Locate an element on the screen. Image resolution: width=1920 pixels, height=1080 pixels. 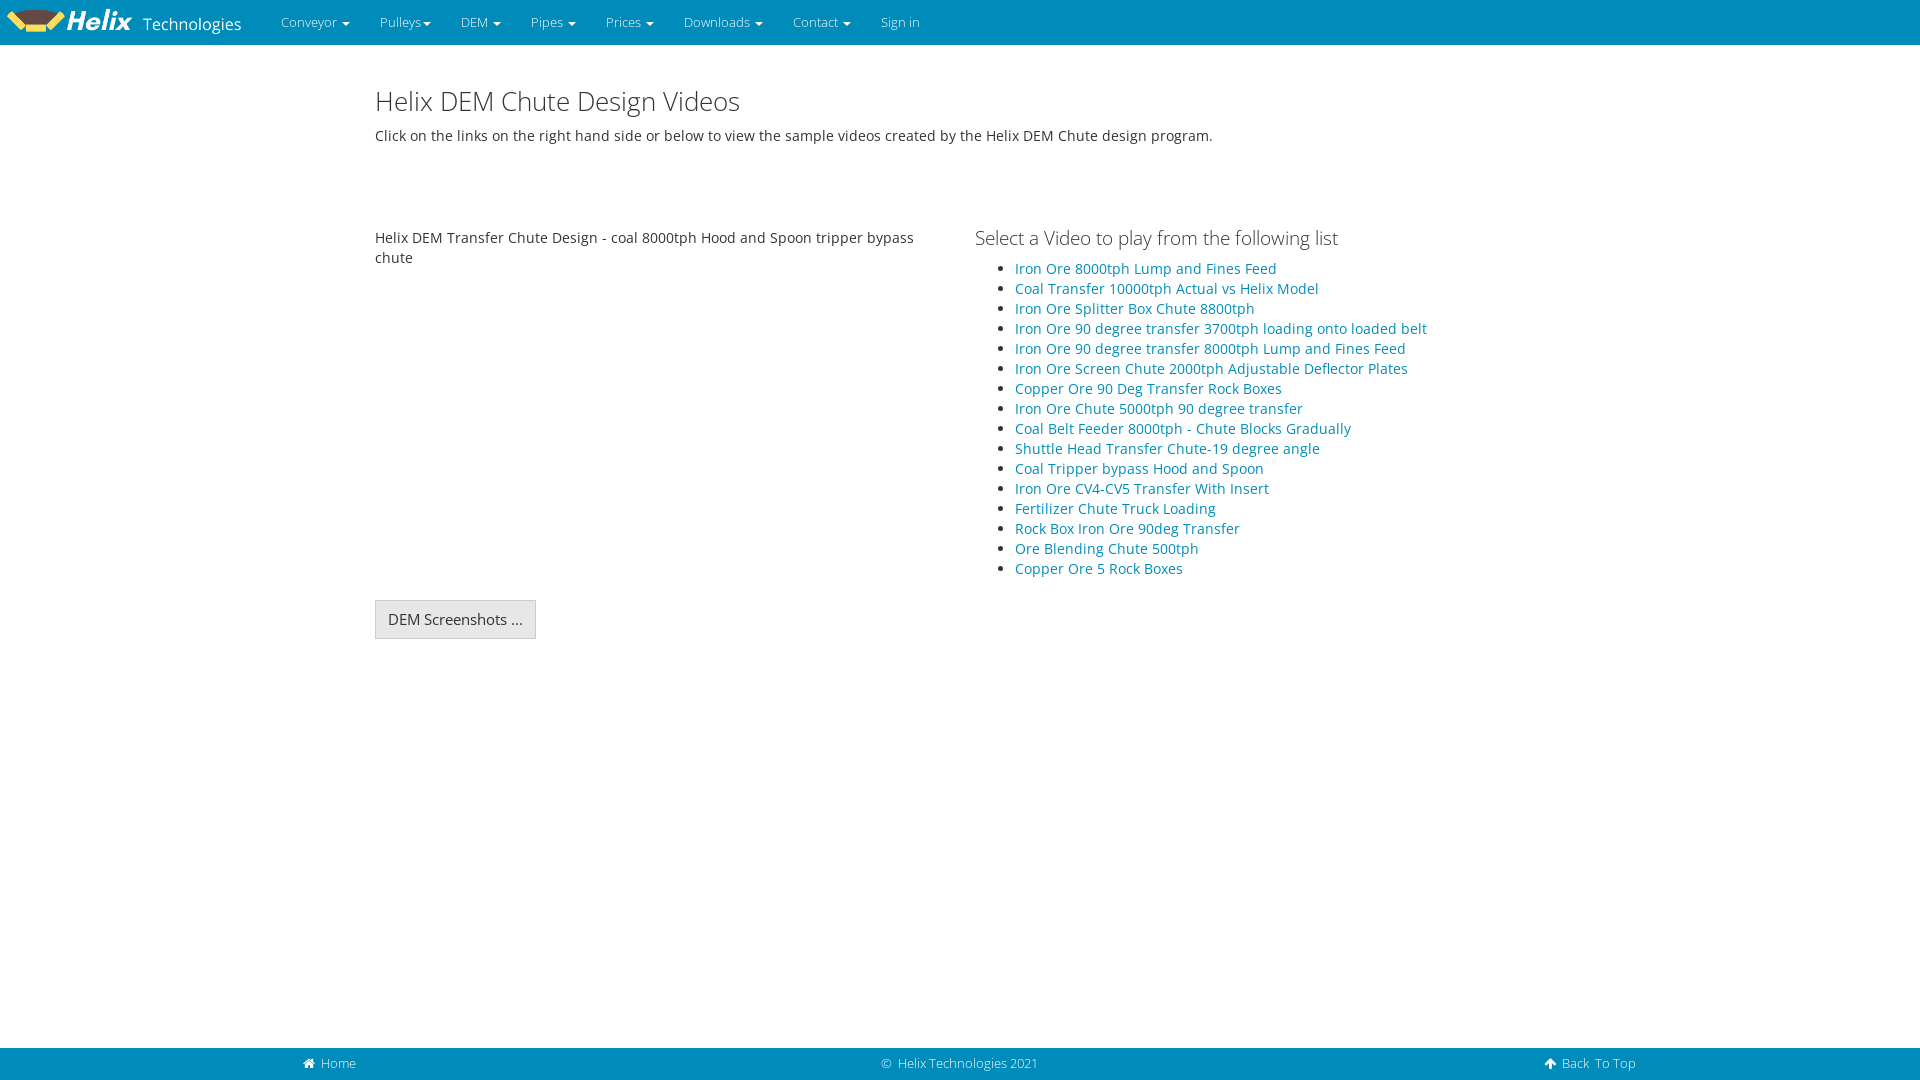
'Iron Ore 8000tph Lump and Fines Feed' is located at coordinates (1014, 267).